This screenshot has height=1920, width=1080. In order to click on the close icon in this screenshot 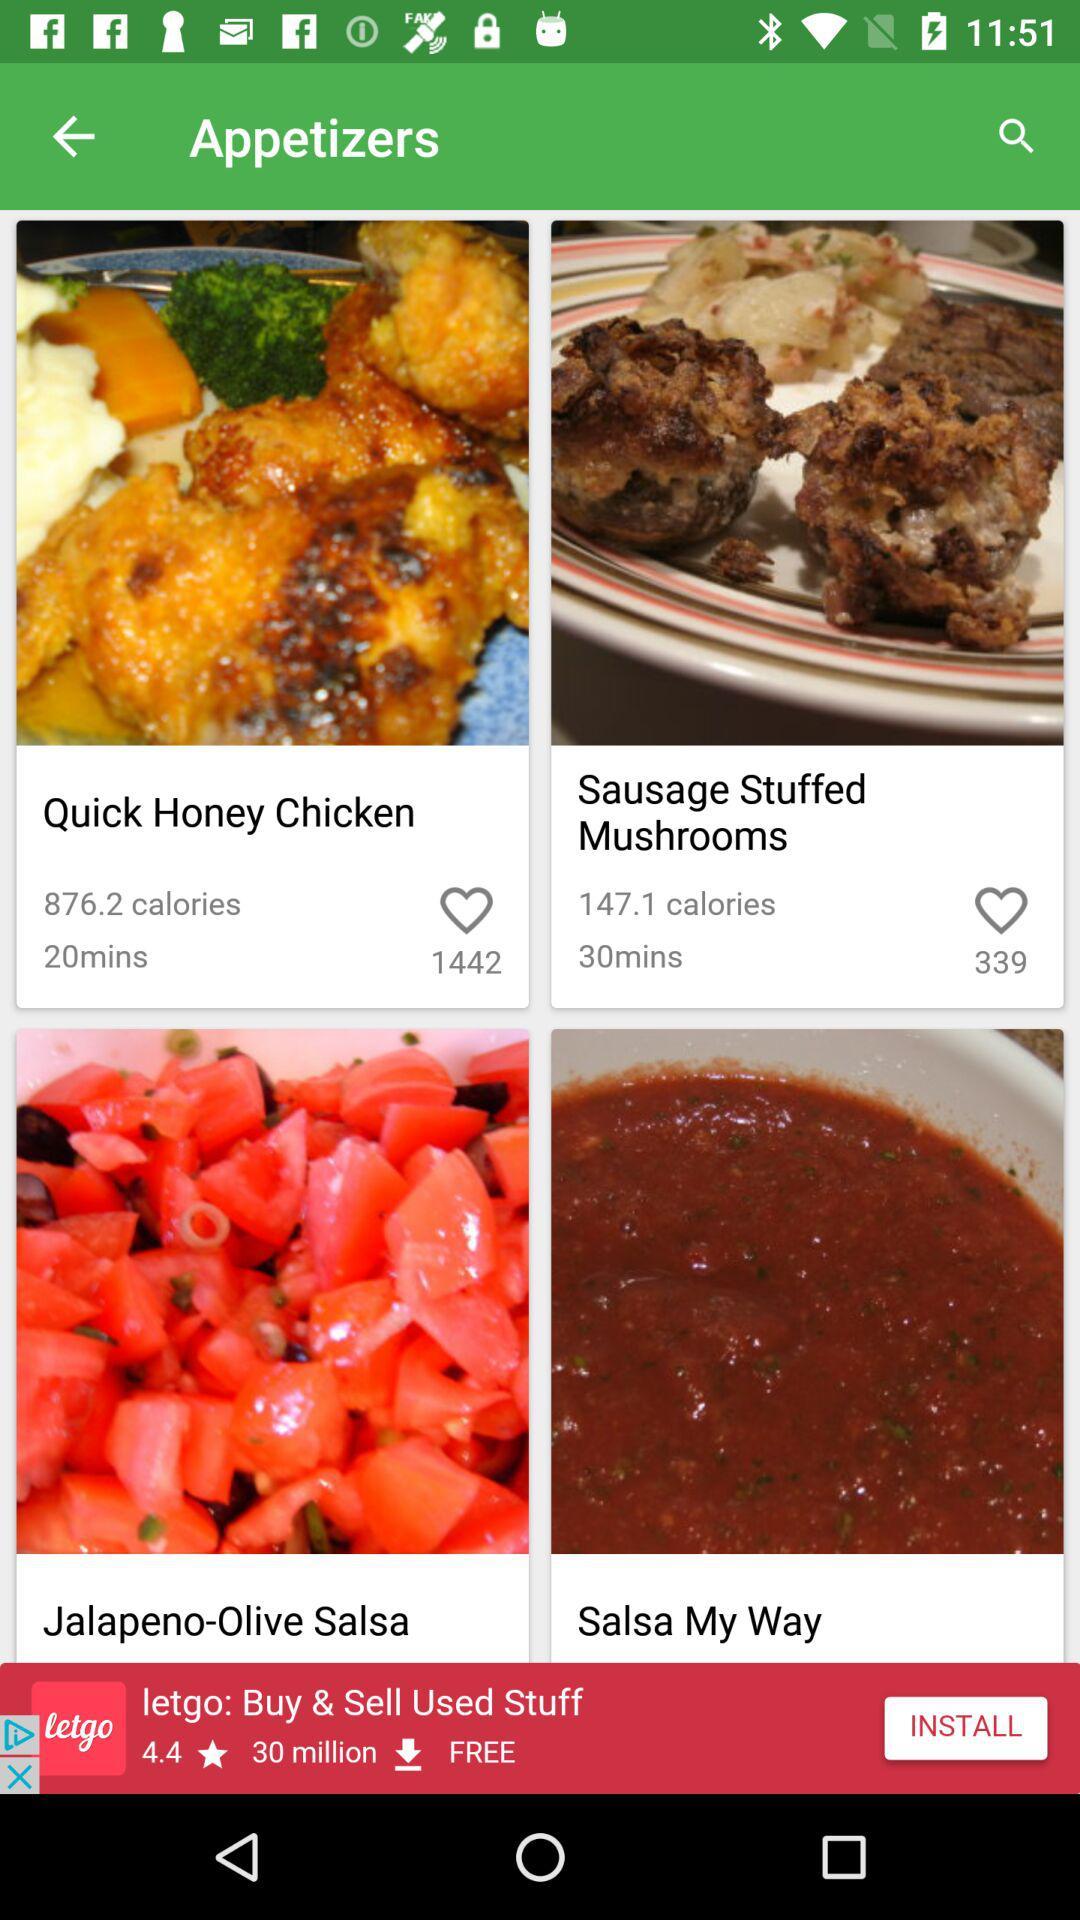, I will do `click(955, 1538)`.